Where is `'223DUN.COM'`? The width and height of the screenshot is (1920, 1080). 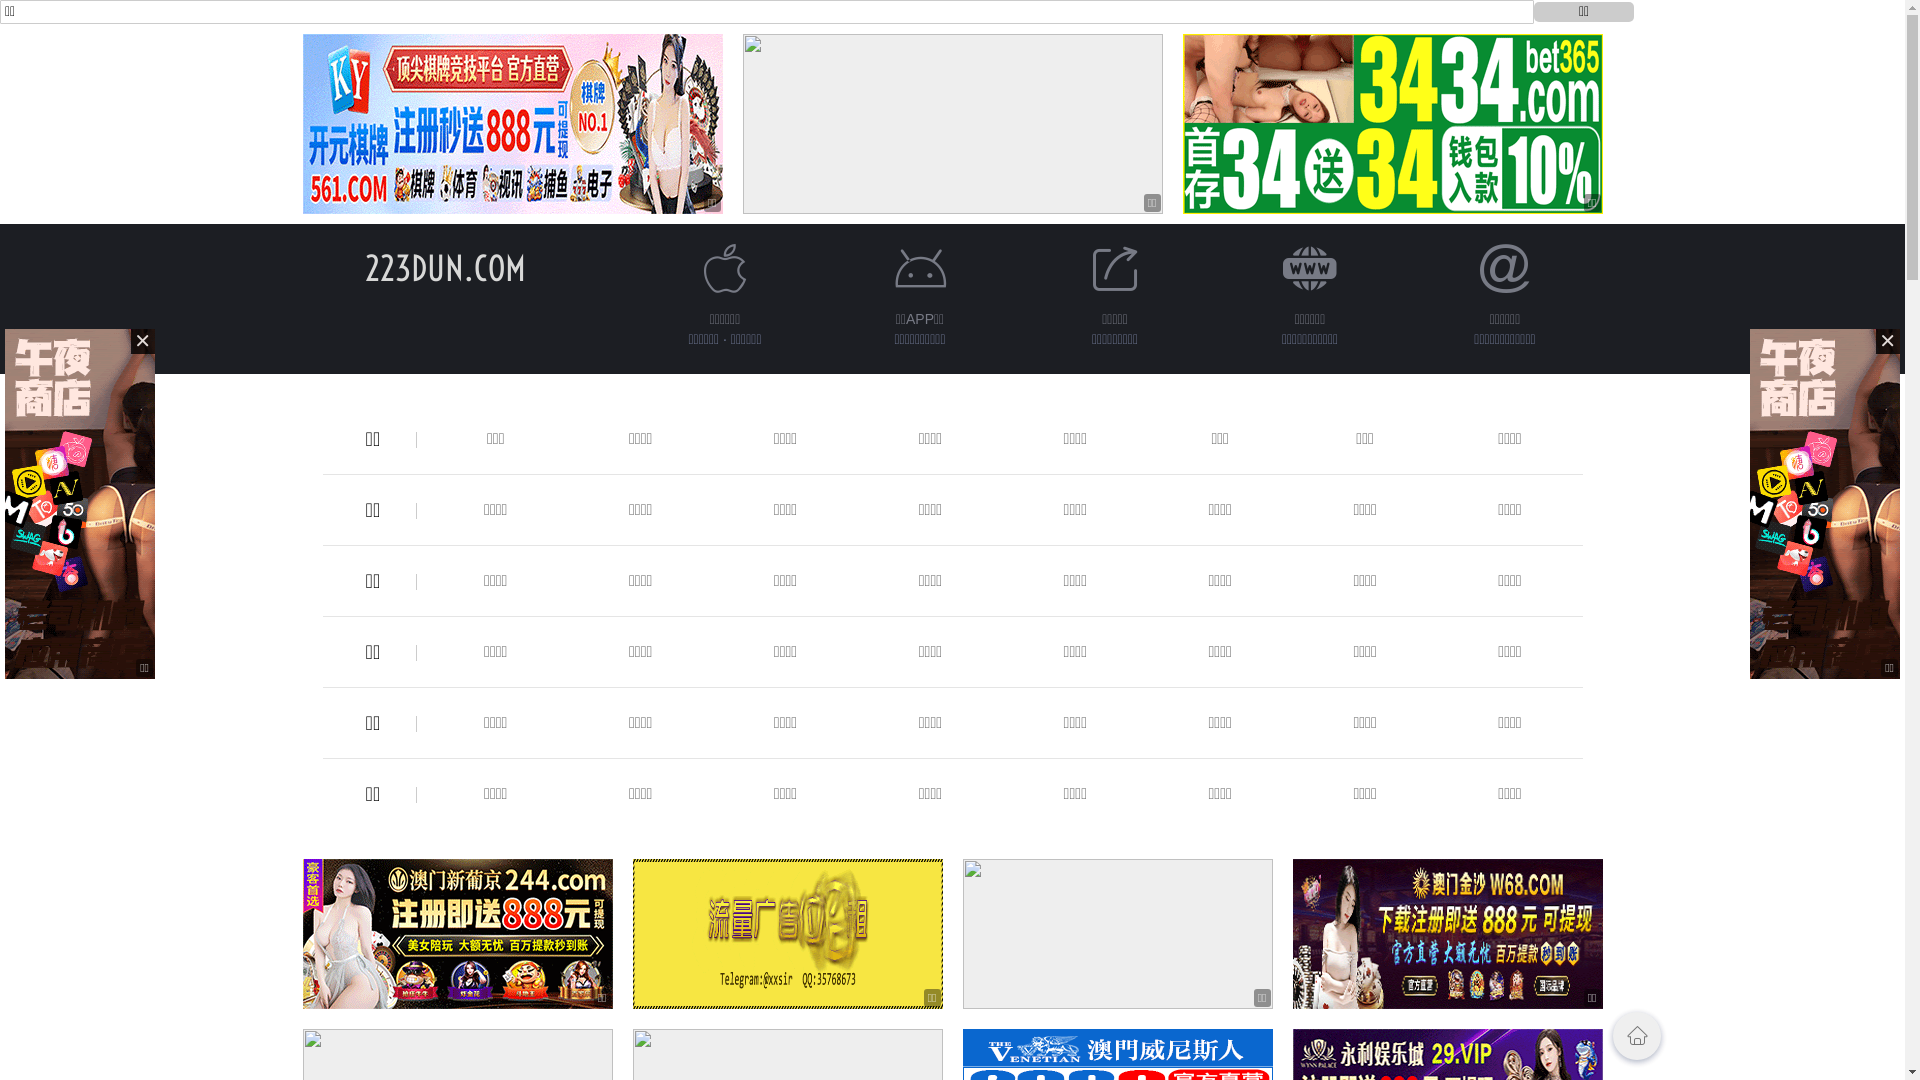 '223DUN.COM' is located at coordinates (364, 267).